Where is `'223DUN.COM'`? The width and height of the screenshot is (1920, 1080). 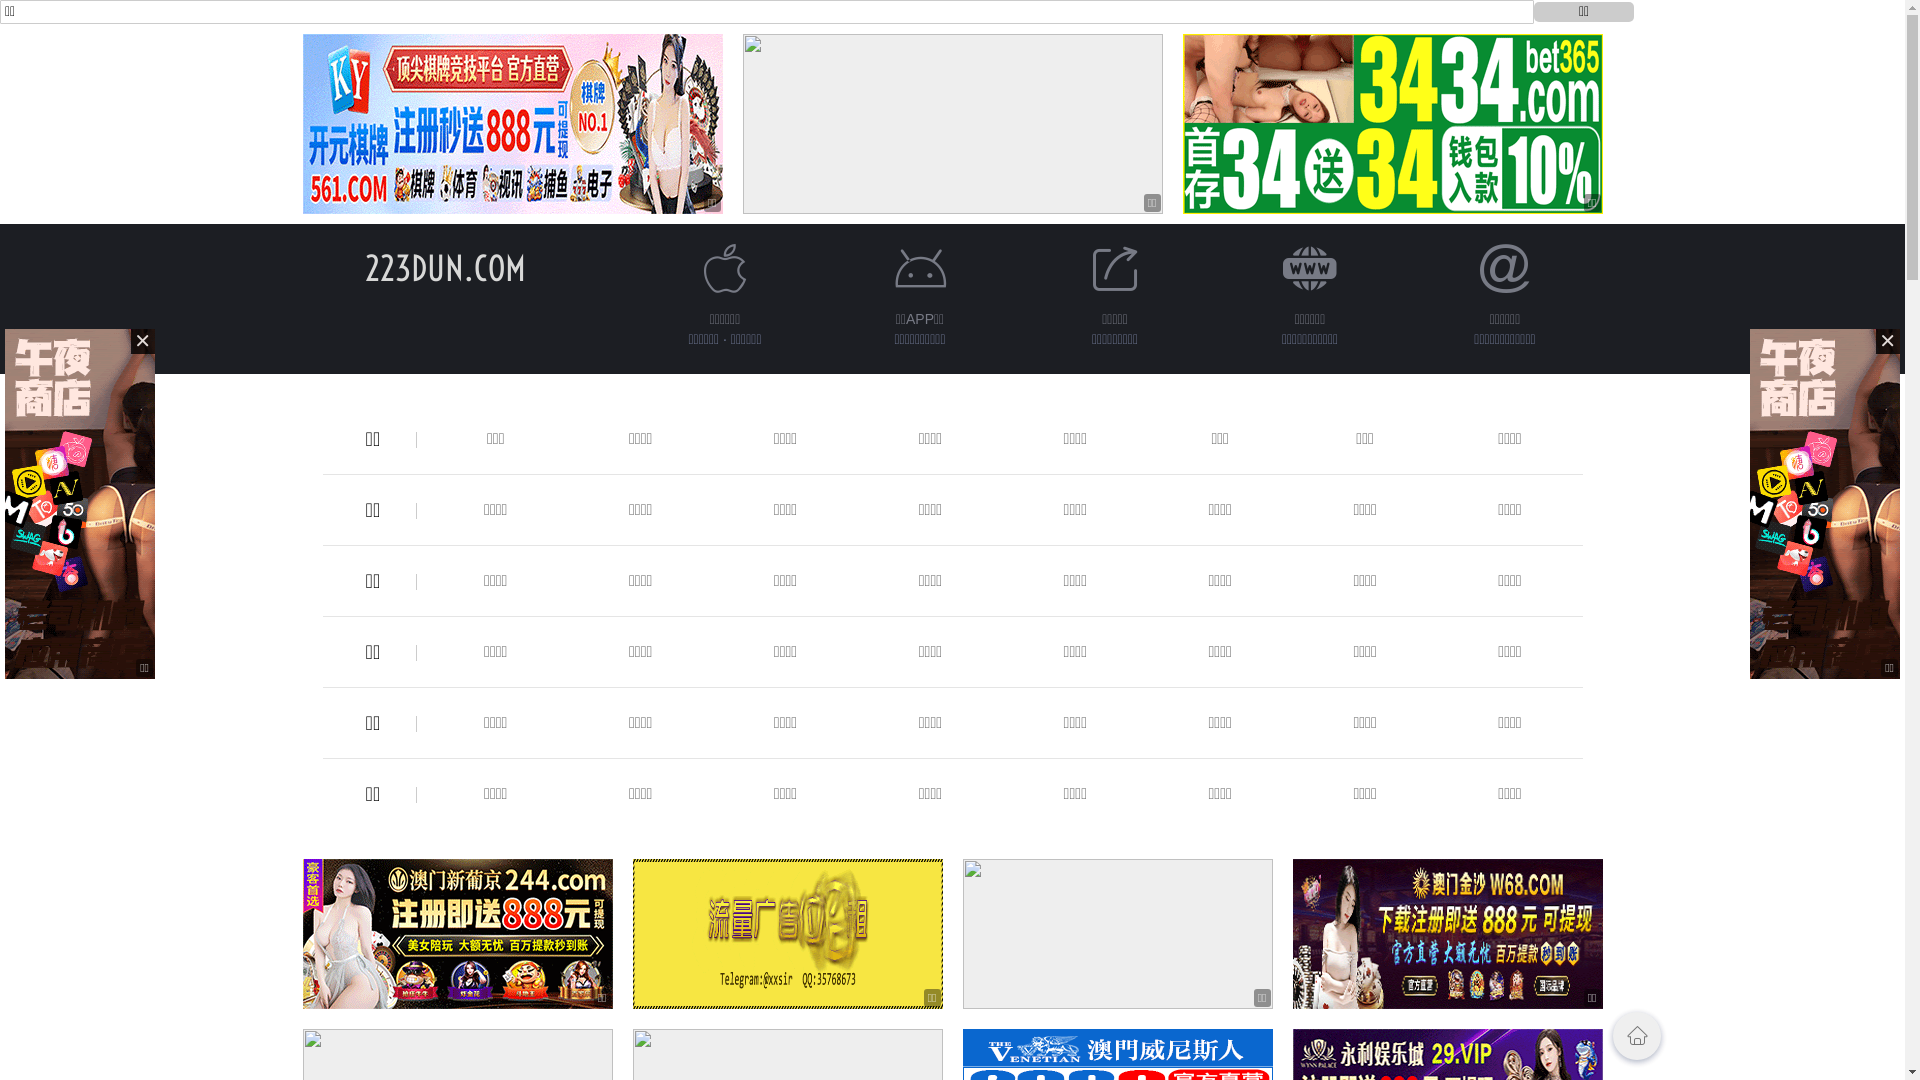 '223DUN.COM' is located at coordinates (364, 267).